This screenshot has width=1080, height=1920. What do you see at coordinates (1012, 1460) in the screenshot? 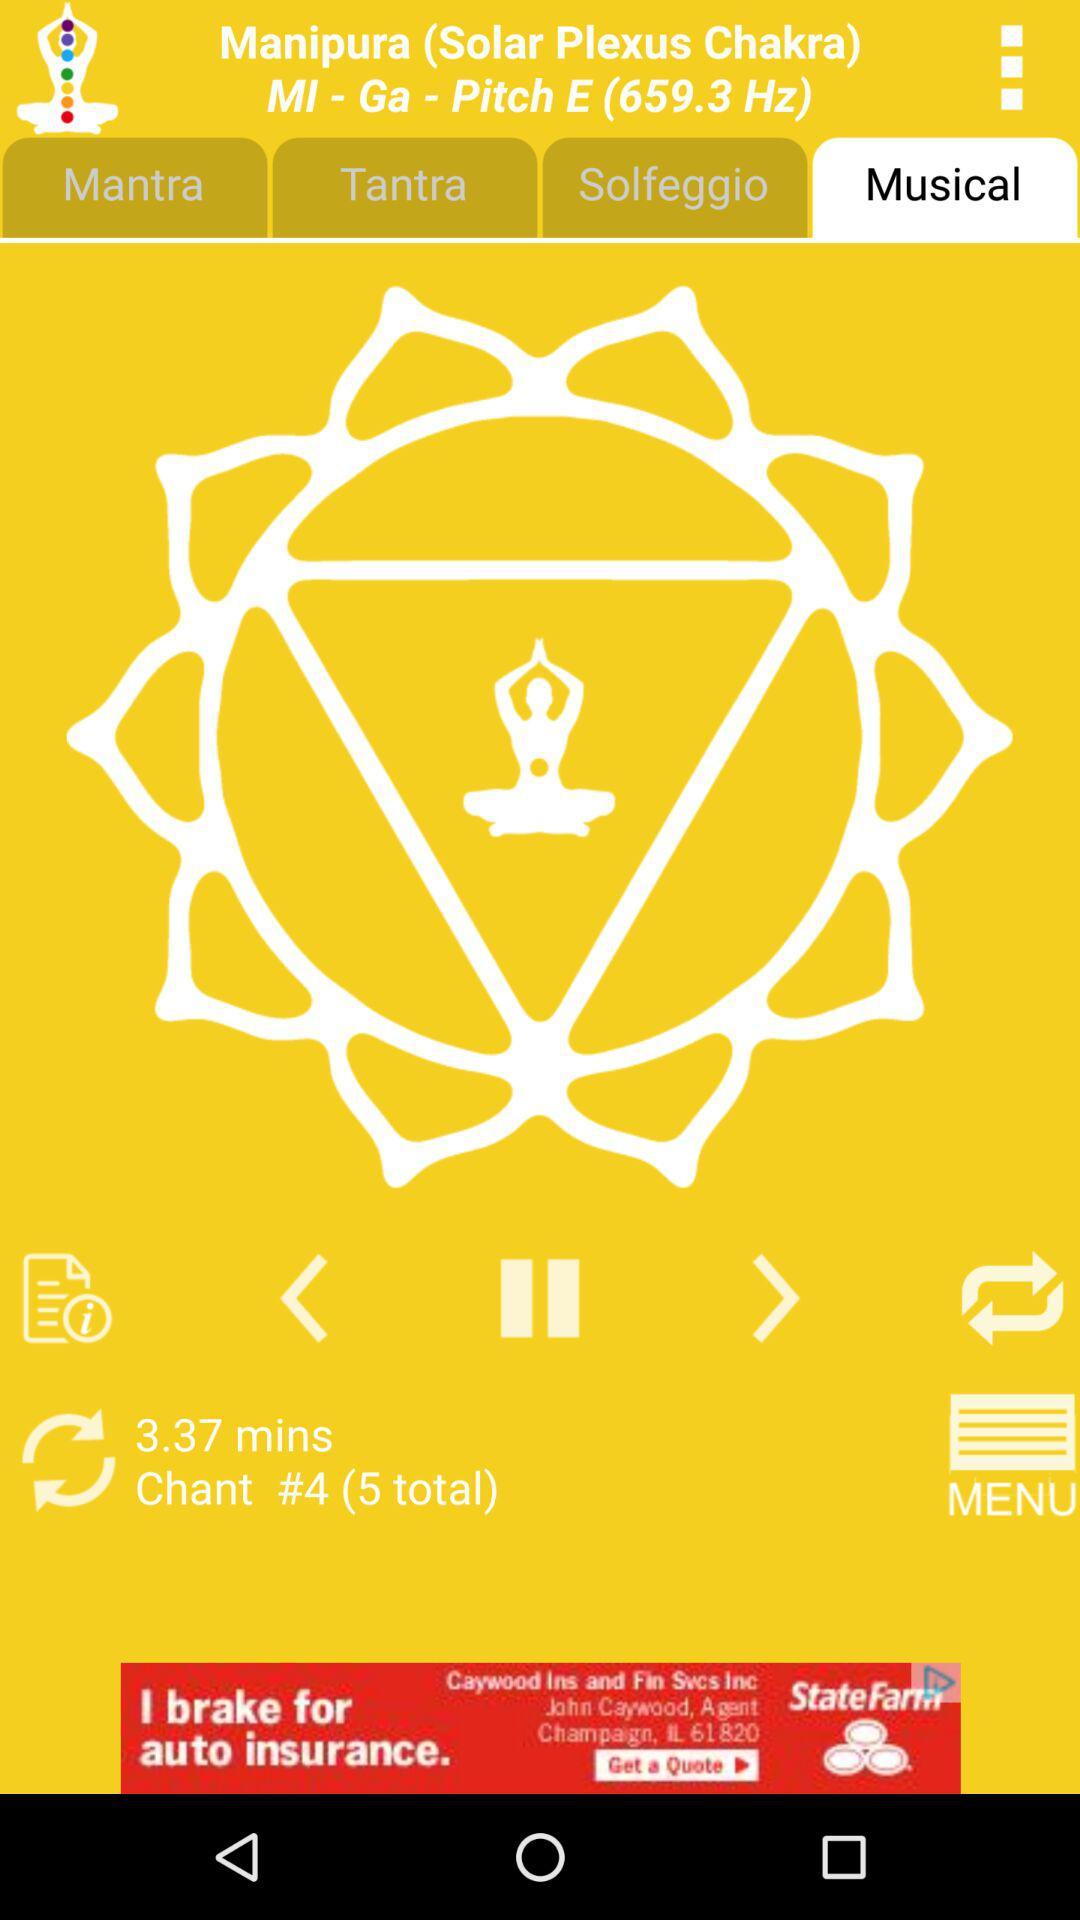
I see `menu` at bounding box center [1012, 1460].